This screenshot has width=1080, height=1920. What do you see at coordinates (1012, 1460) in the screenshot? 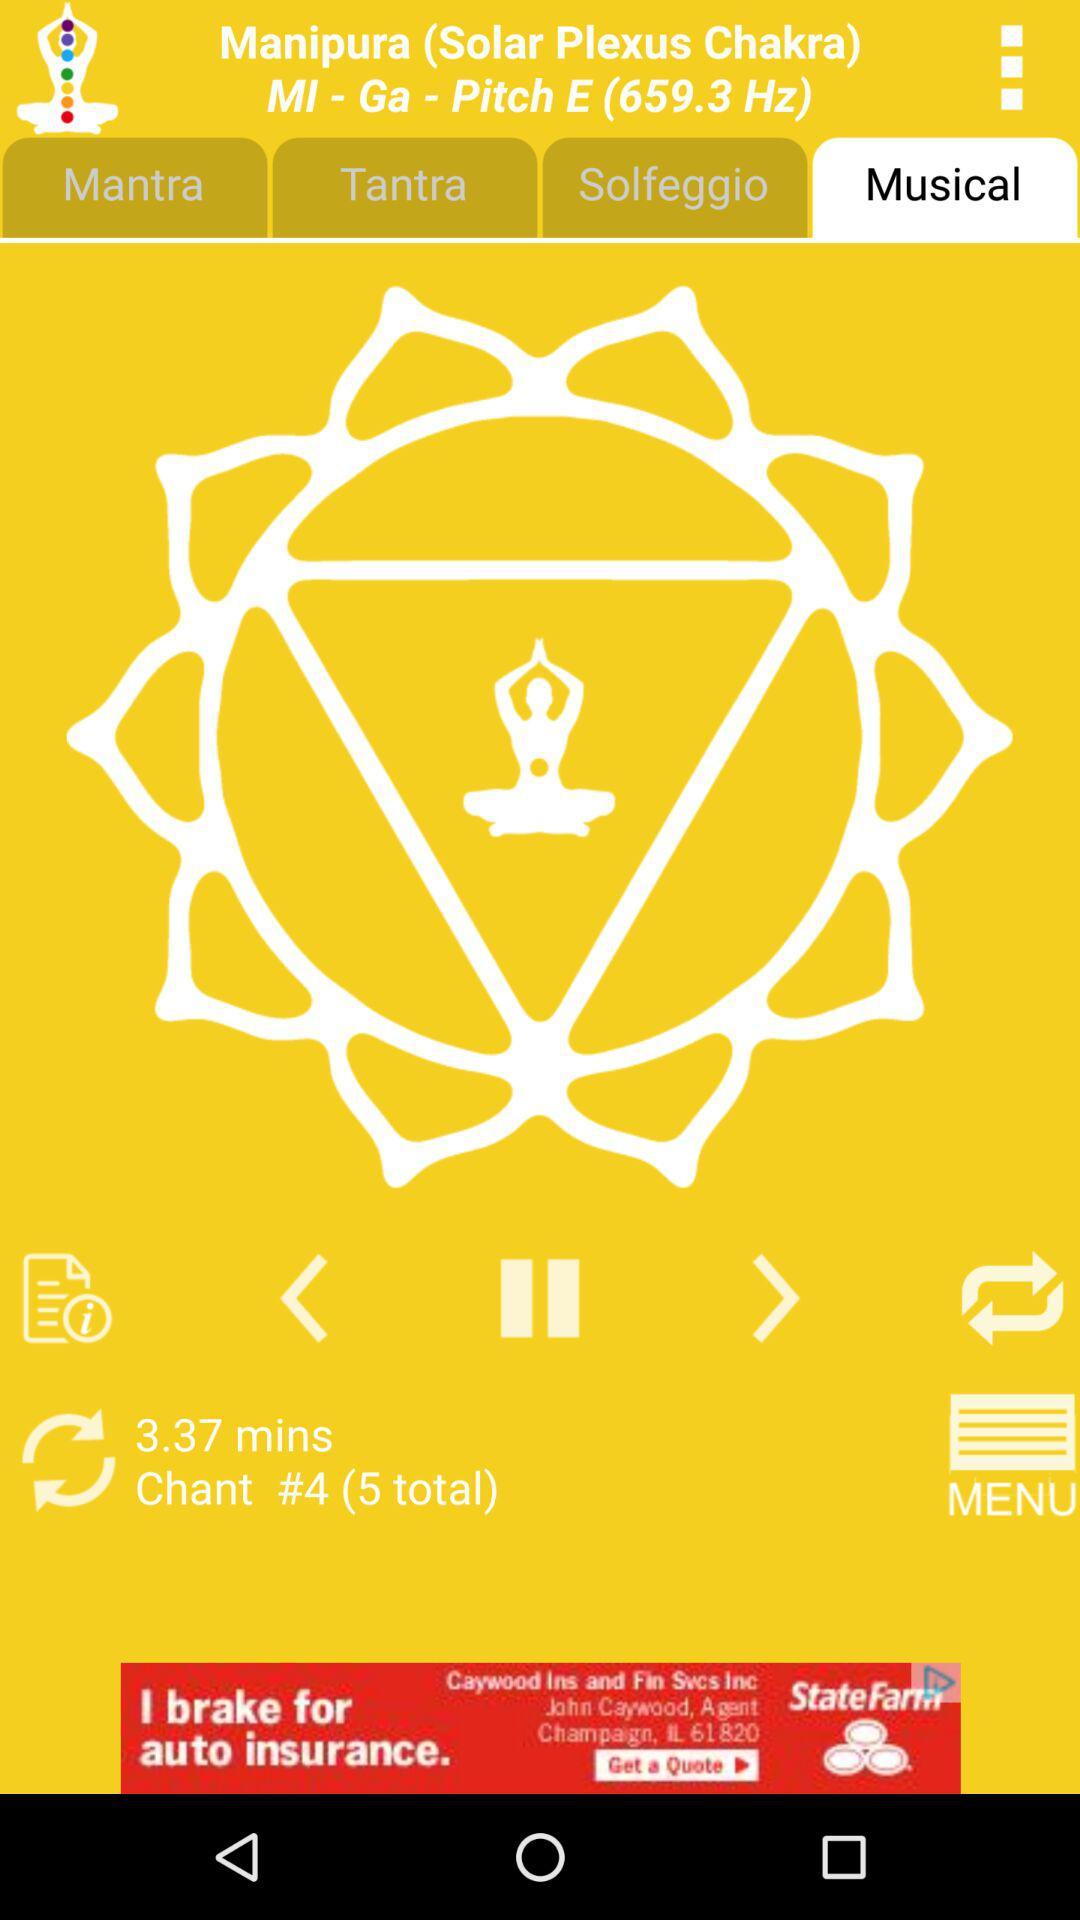
I see `menu` at bounding box center [1012, 1460].